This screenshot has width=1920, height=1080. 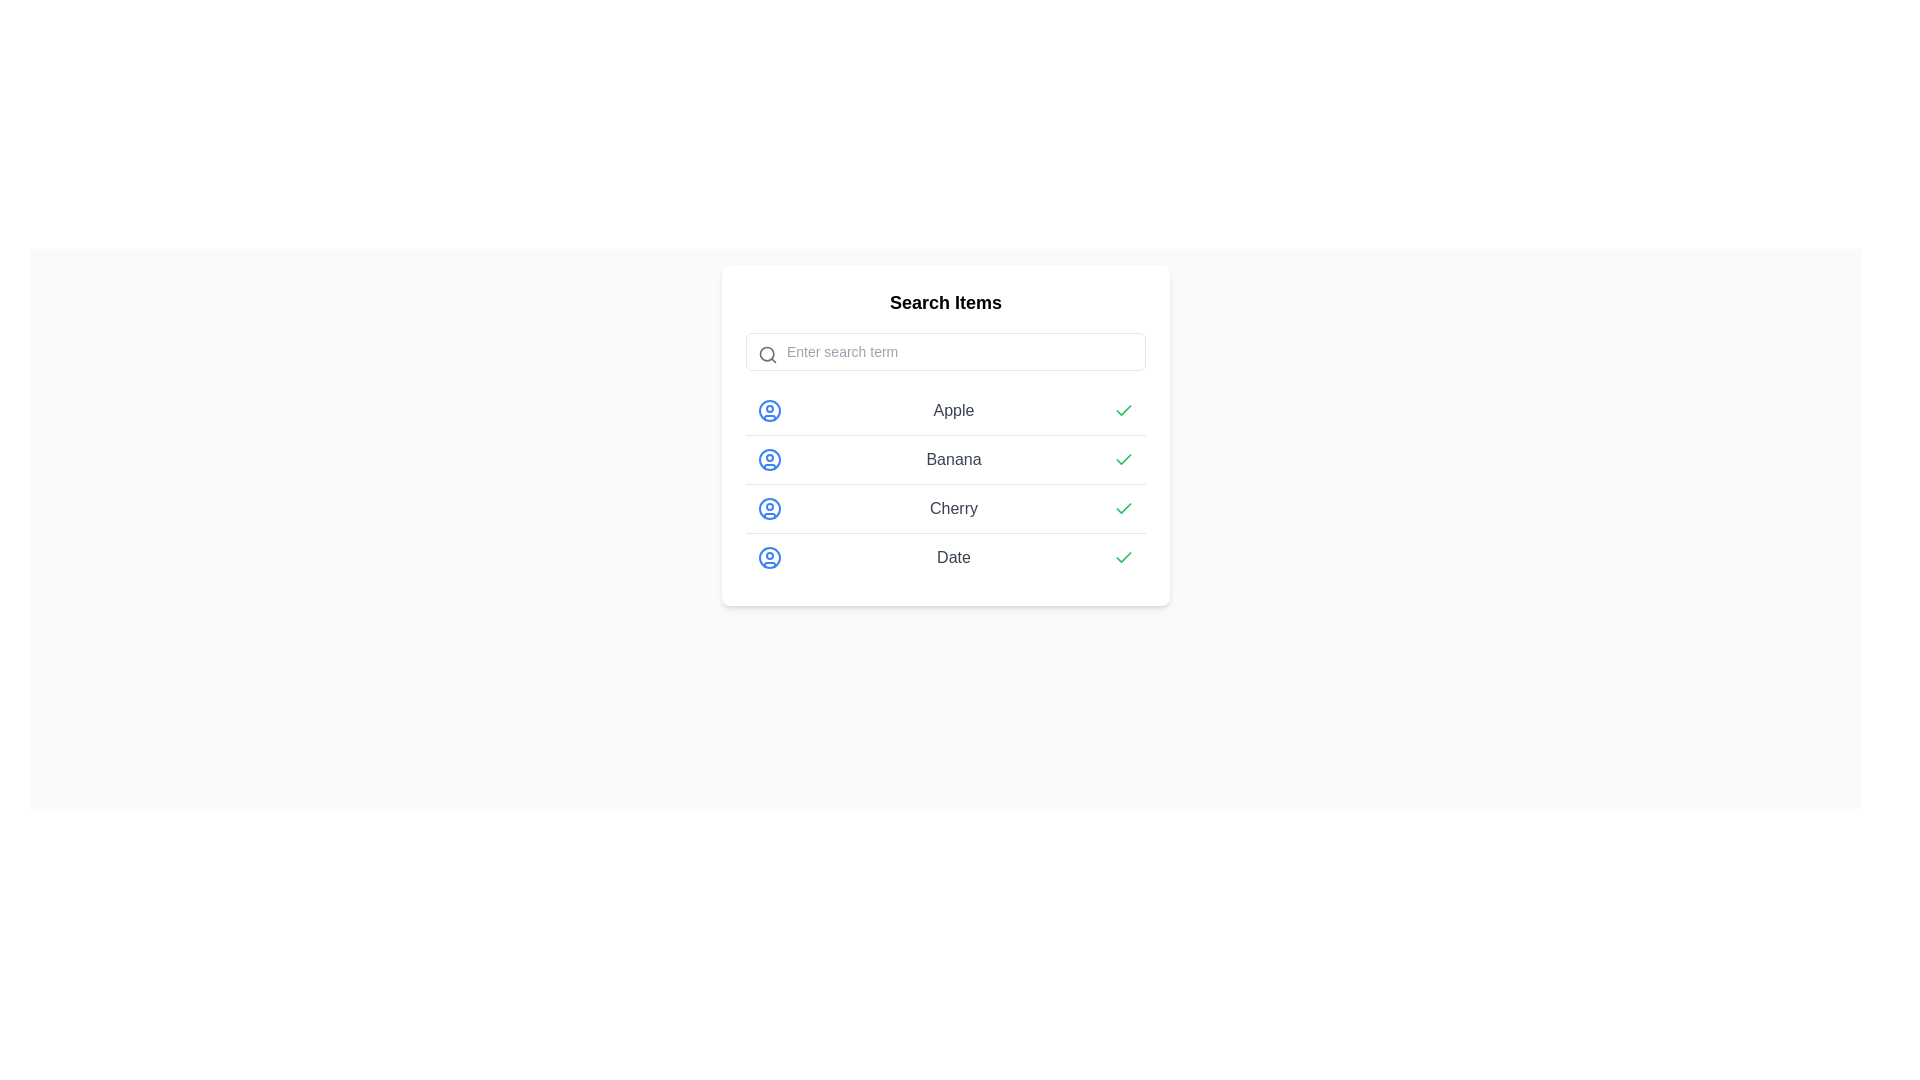 I want to click on the gray magnifying glass icon located on the left side of the search input field by moving the cursor to its center, so click(x=767, y=353).